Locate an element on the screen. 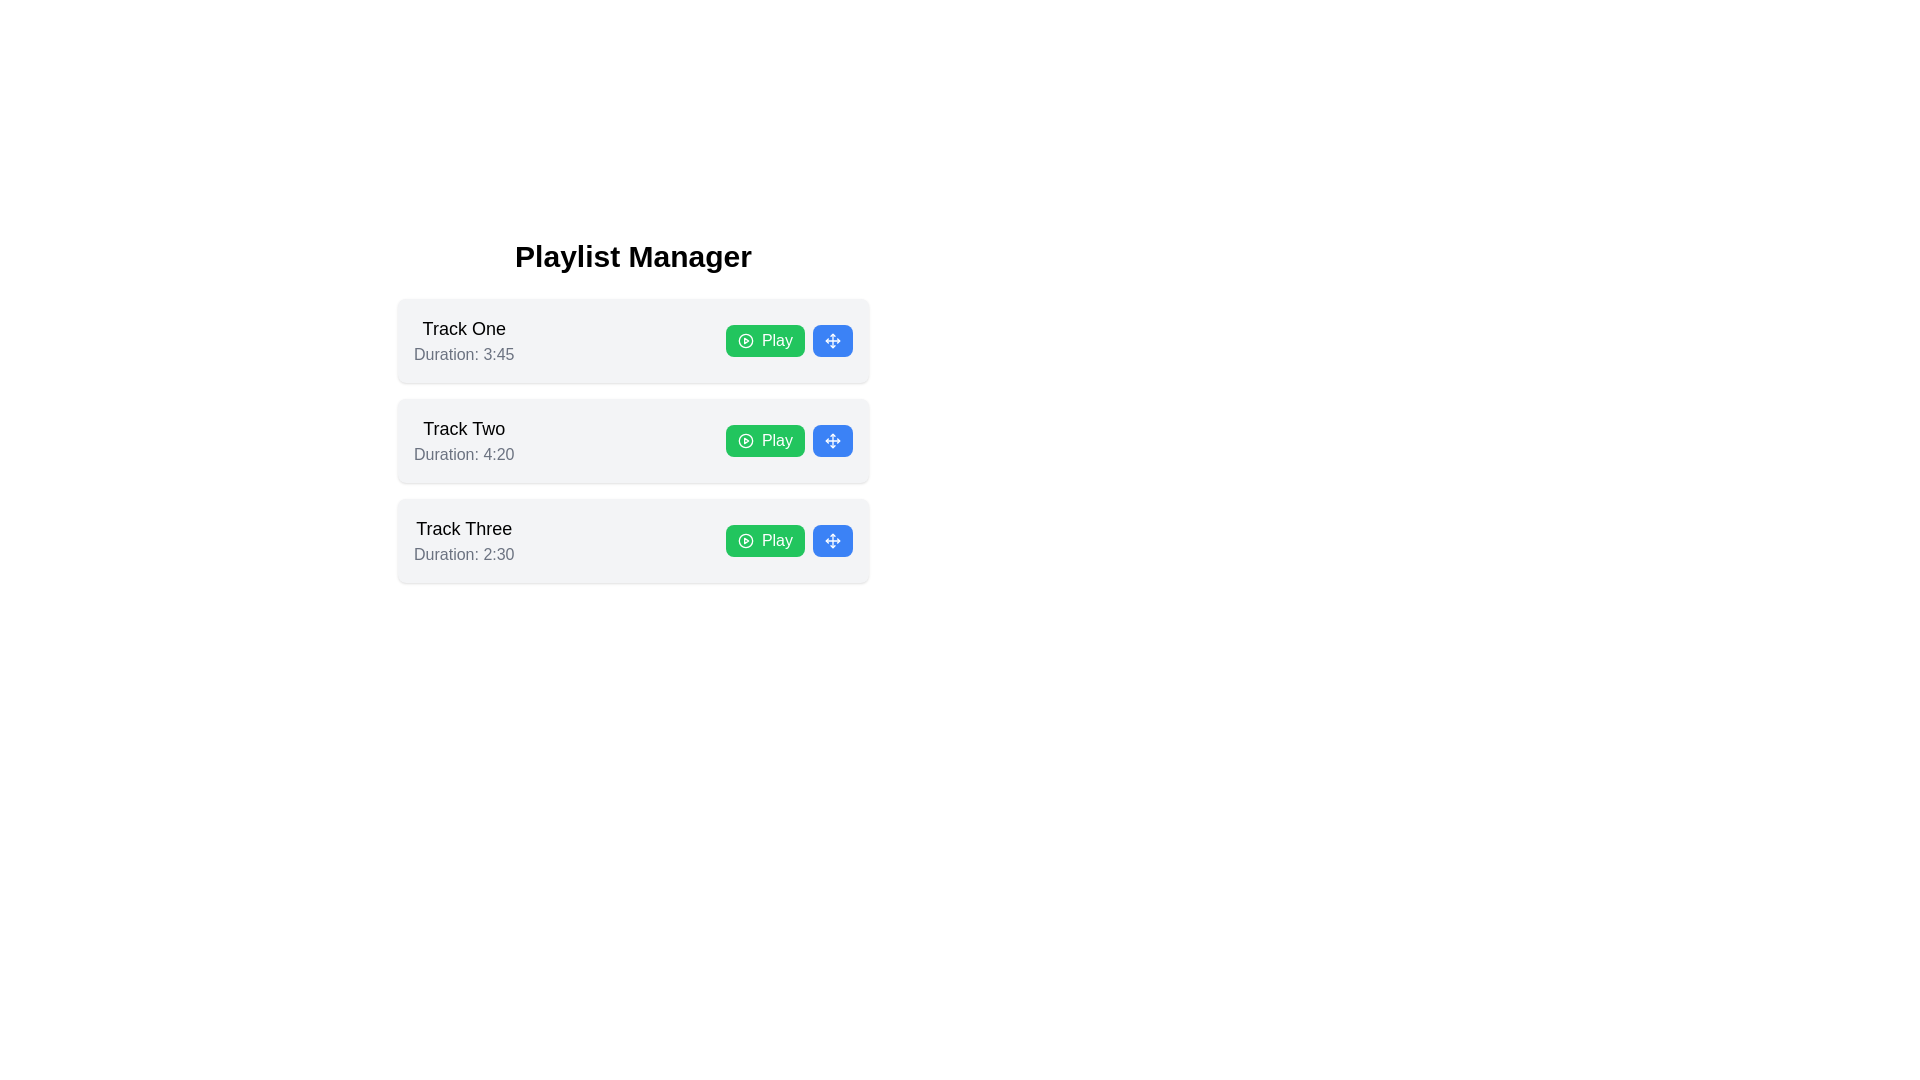 Image resolution: width=1920 pixels, height=1080 pixels. text displayed in the large, bold header labeled 'Playlist Manager' located at the top of the interface is located at coordinates (632, 256).